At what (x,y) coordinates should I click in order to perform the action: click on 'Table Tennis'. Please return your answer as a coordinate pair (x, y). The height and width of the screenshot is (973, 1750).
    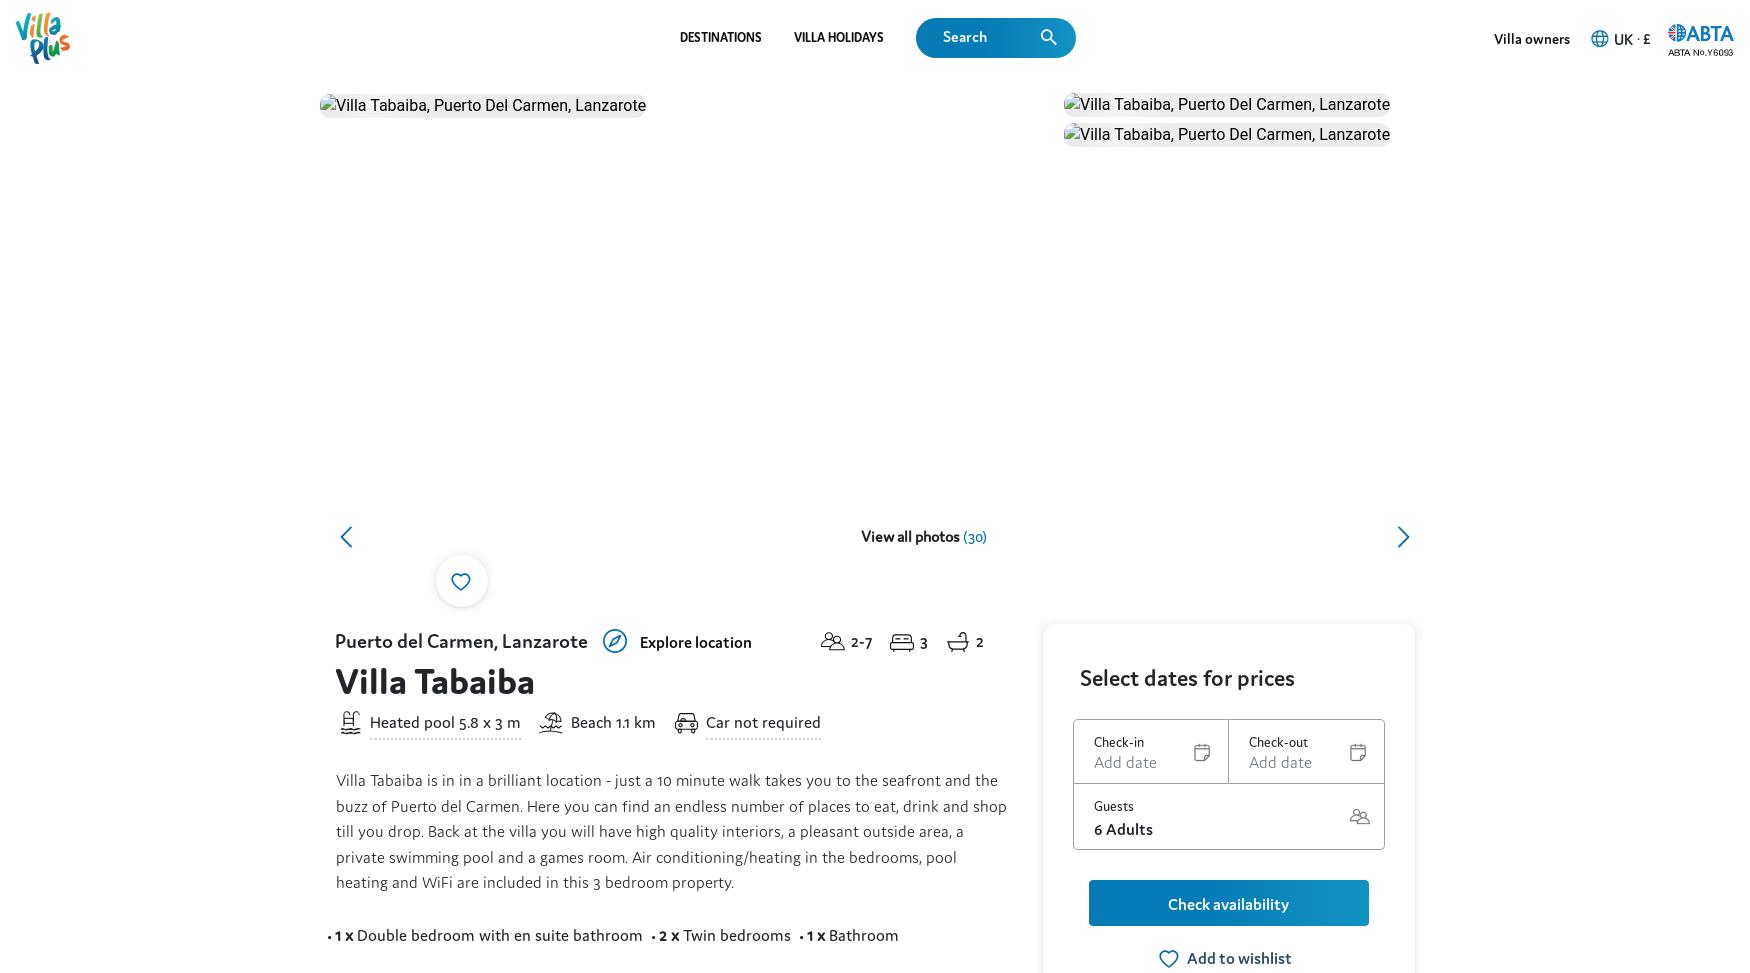
    Looking at the image, I should click on (1165, 648).